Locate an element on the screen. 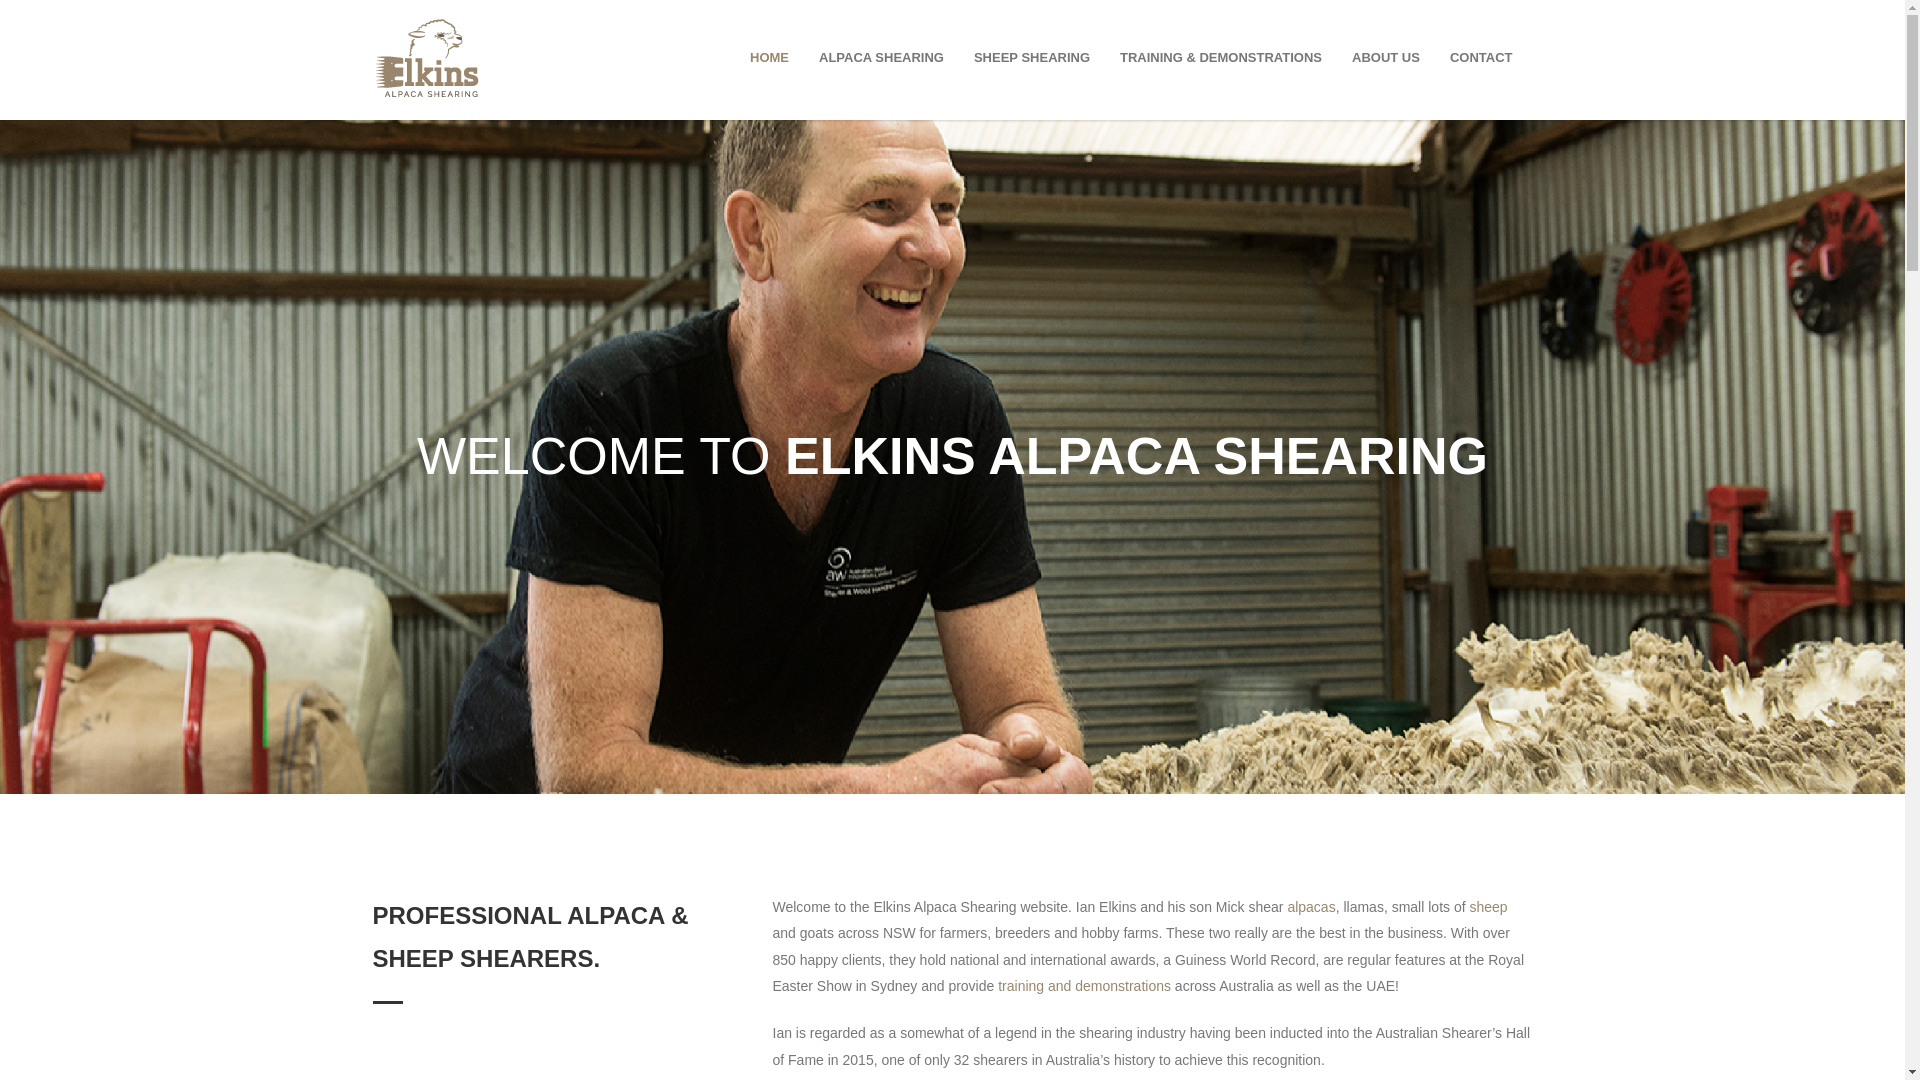 The height and width of the screenshot is (1080, 1920). 'training and demonstrations' is located at coordinates (1083, 985).